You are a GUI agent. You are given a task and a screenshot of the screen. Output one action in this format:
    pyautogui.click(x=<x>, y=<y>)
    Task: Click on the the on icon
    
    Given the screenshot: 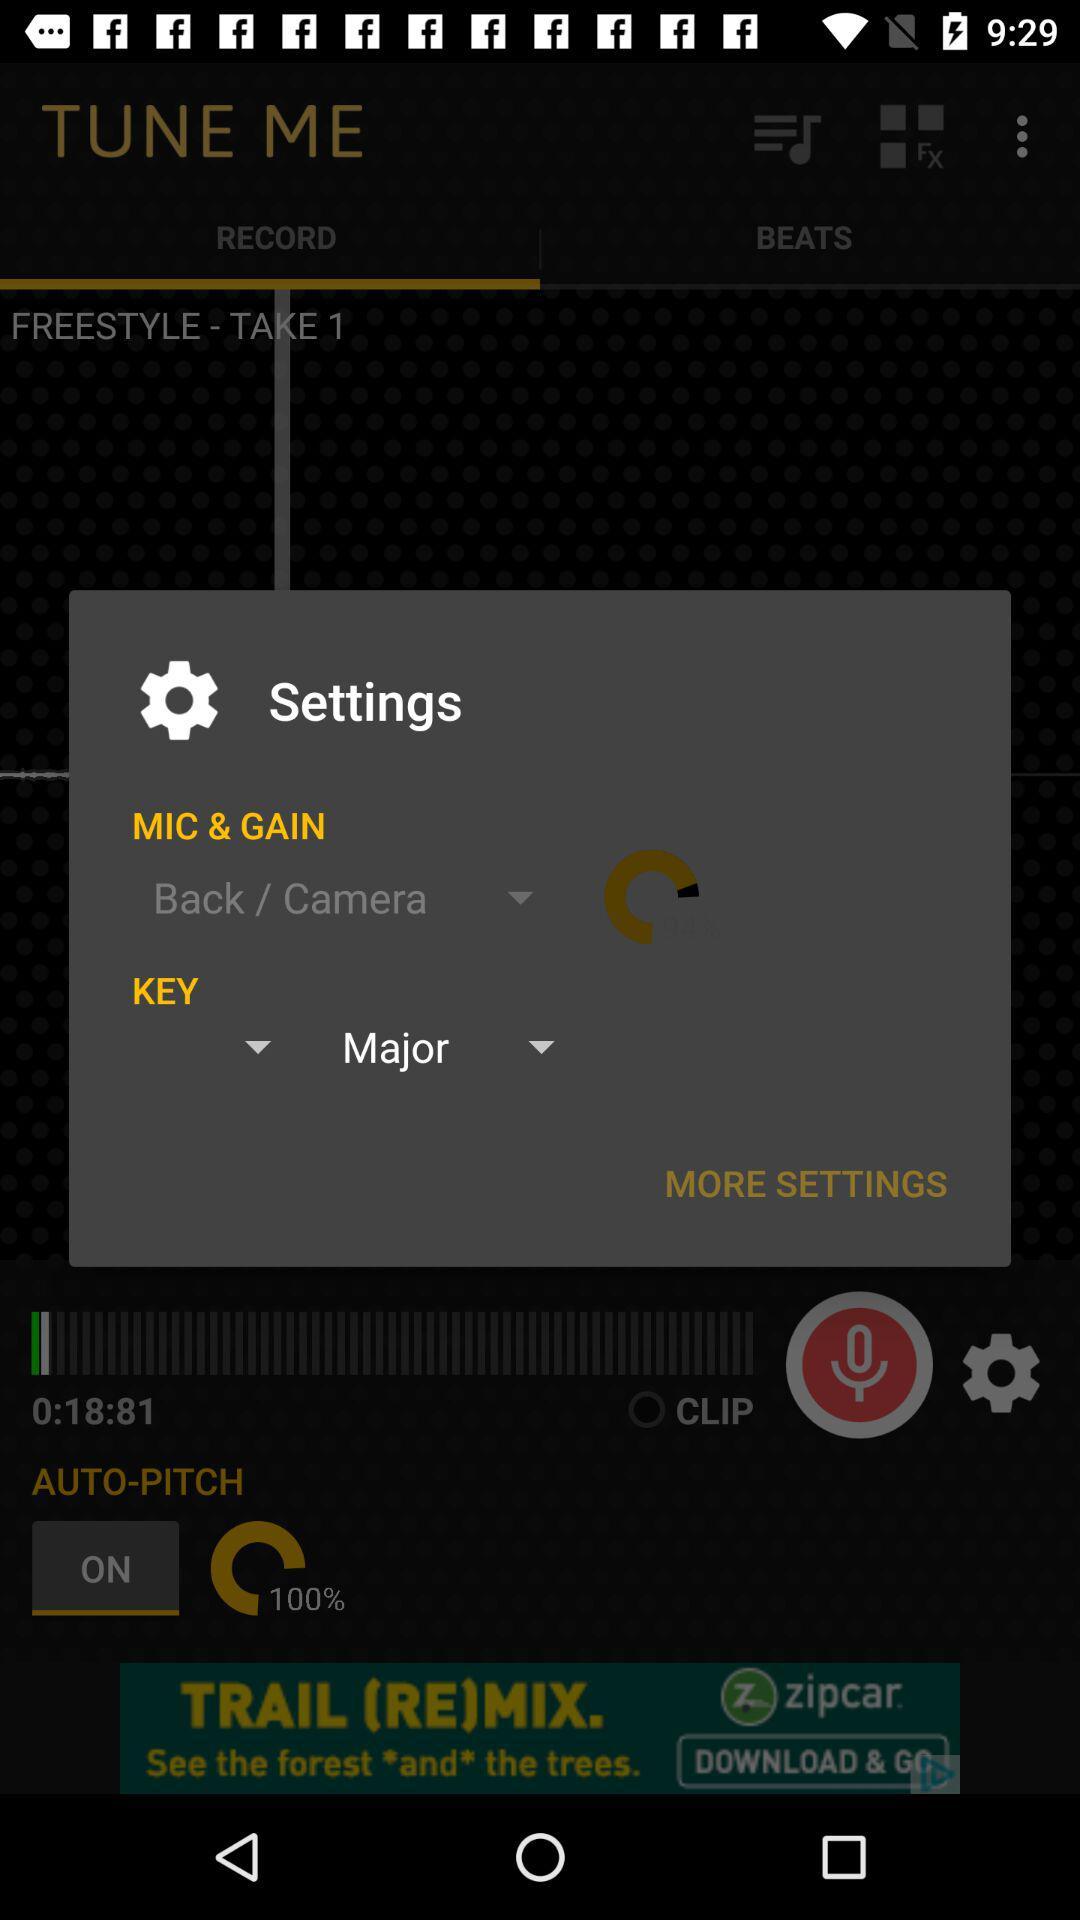 What is the action you would take?
    pyautogui.click(x=110, y=1567)
    